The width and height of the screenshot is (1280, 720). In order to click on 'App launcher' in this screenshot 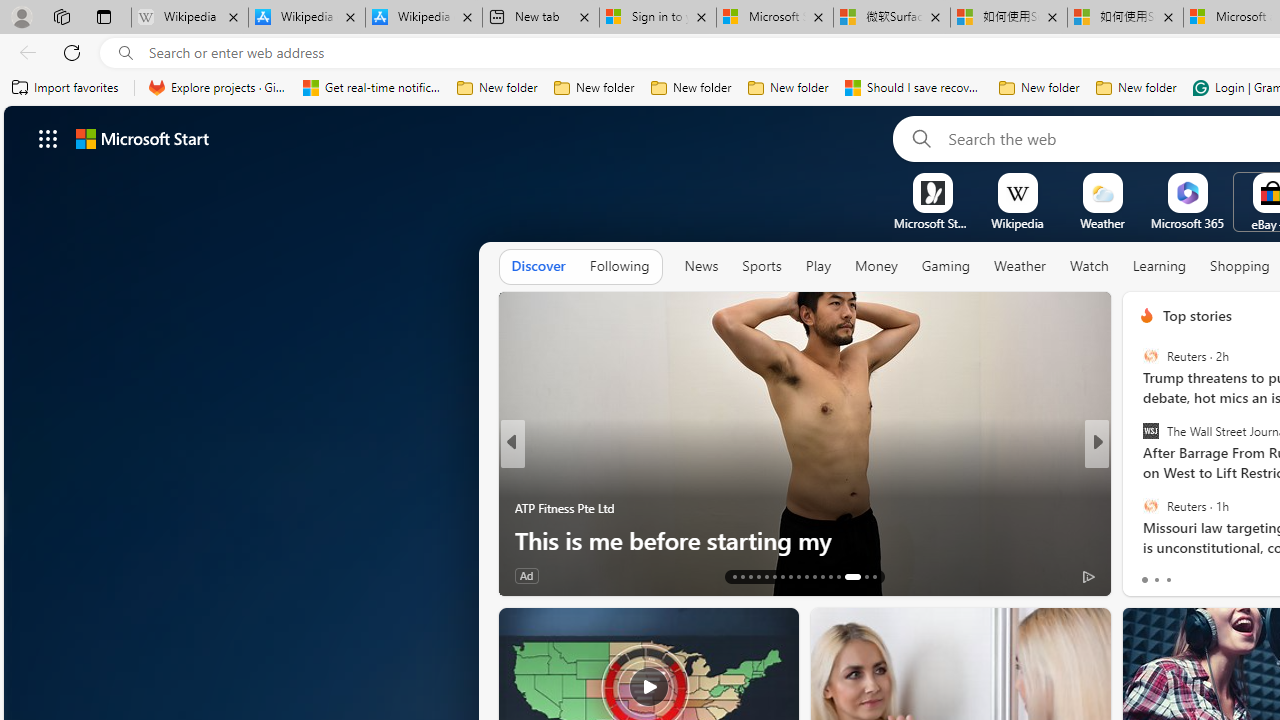, I will do `click(48, 137)`.